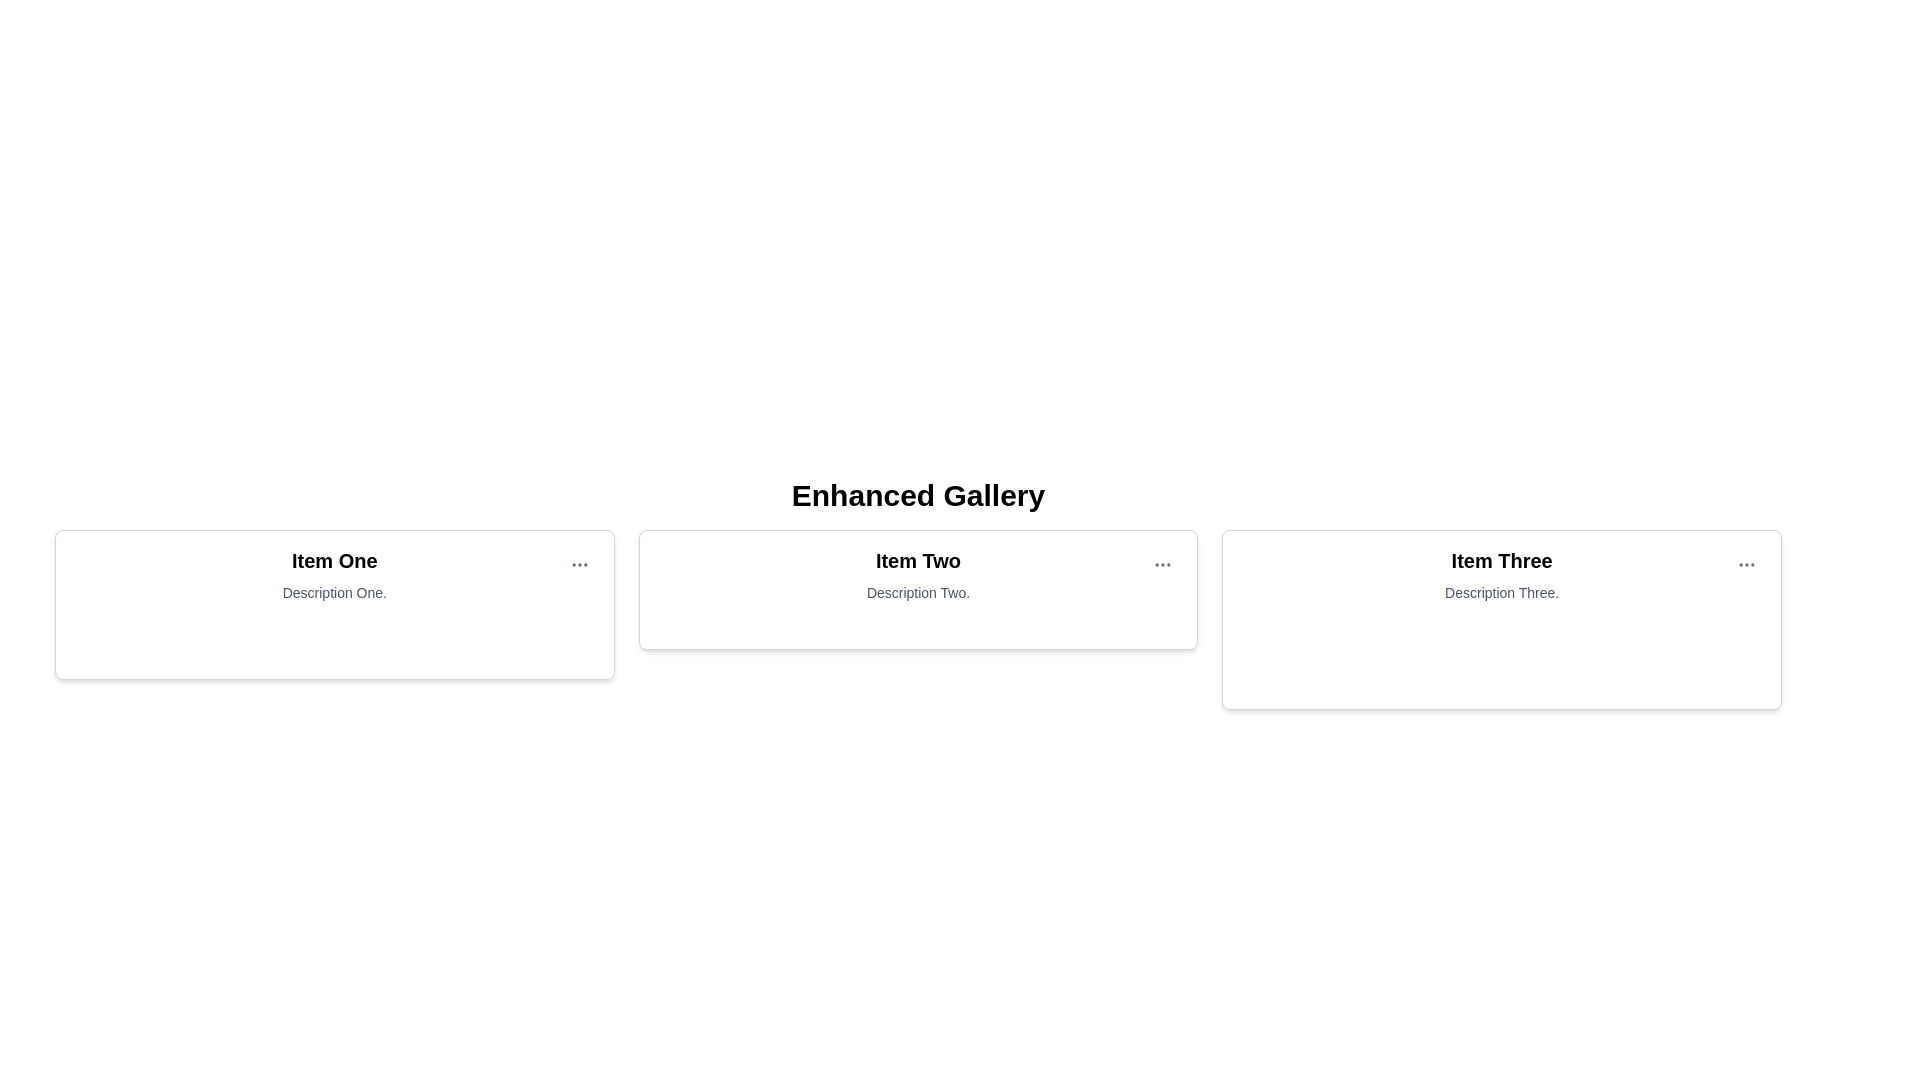  What do you see at coordinates (1502, 574) in the screenshot?
I see `the third card displaying the title 'Item Three' and its description, located at the rightmost position in the gallery` at bounding box center [1502, 574].